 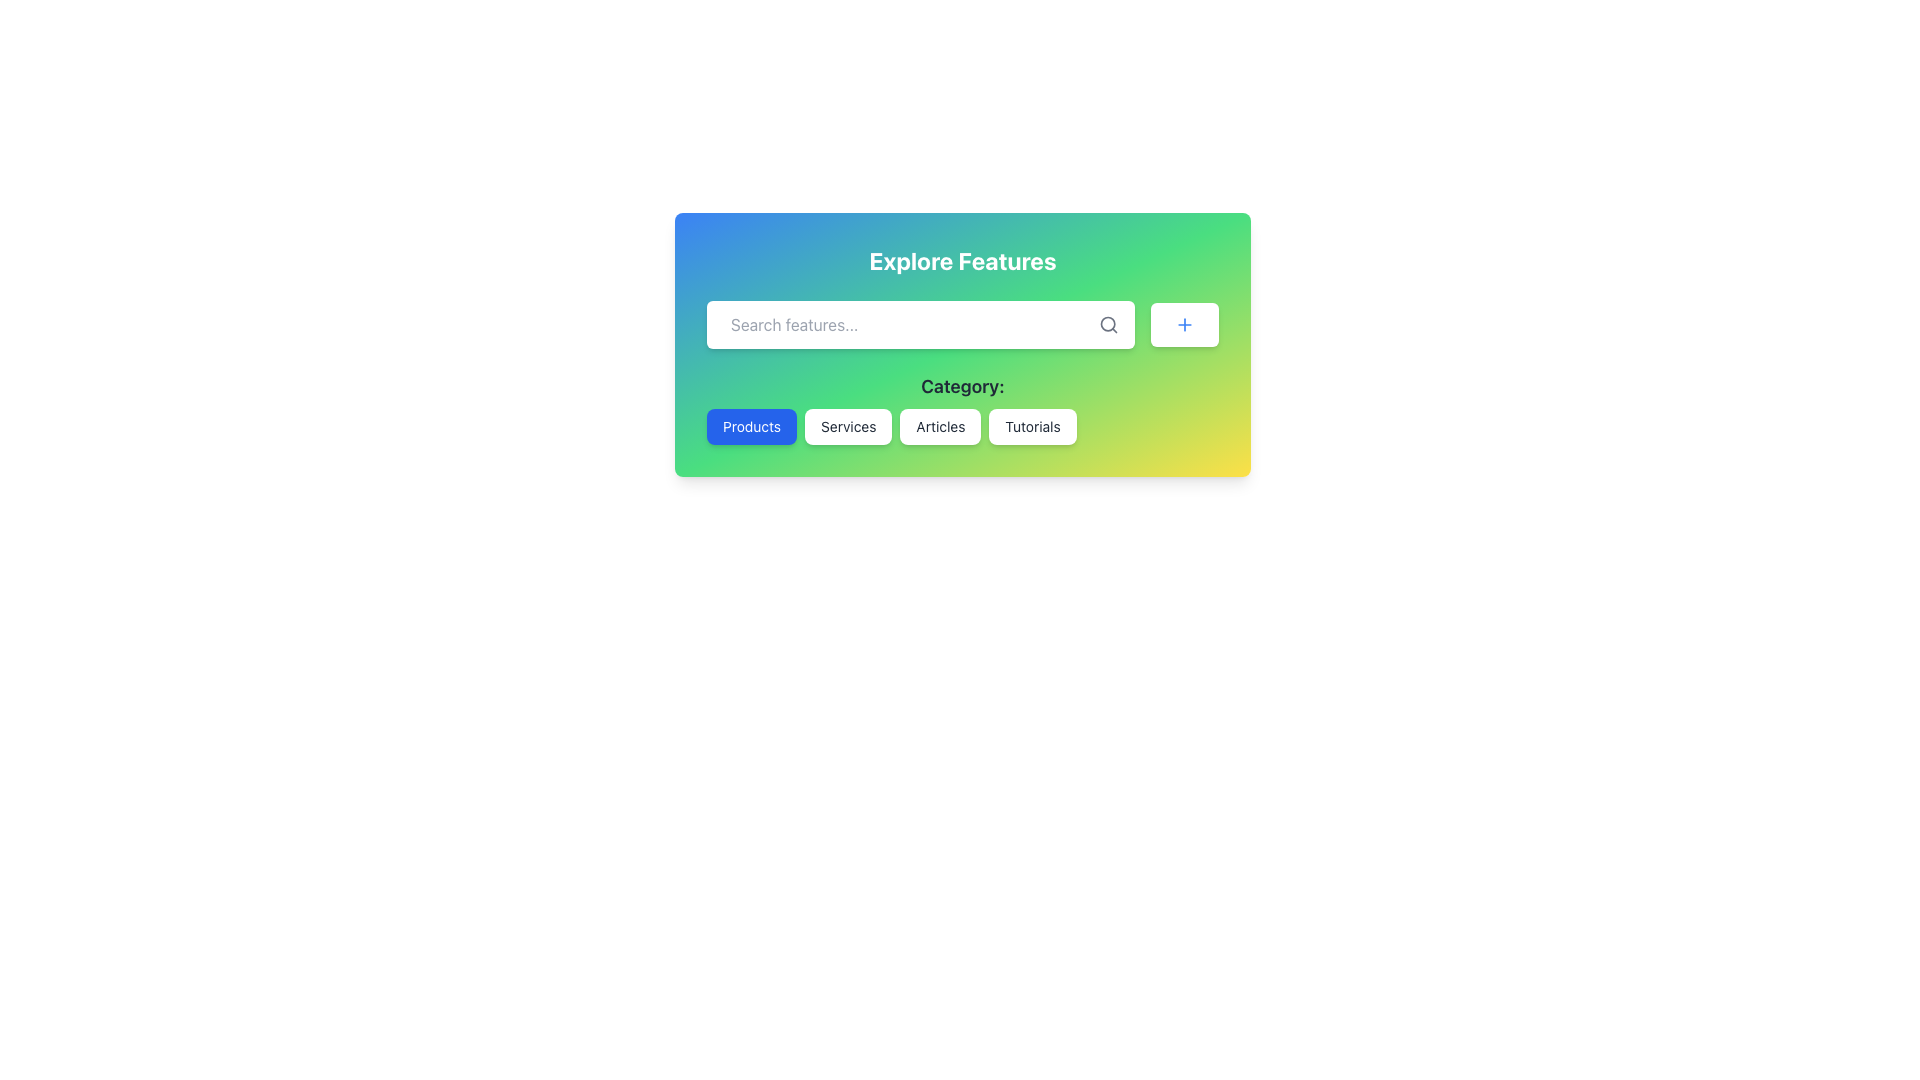 I want to click on the 'Articles' button, which is a rectangular button with a white background and black text, located under the 'Category' heading, positioned between the 'Services' and 'Tutorials' buttons, so click(x=939, y=426).